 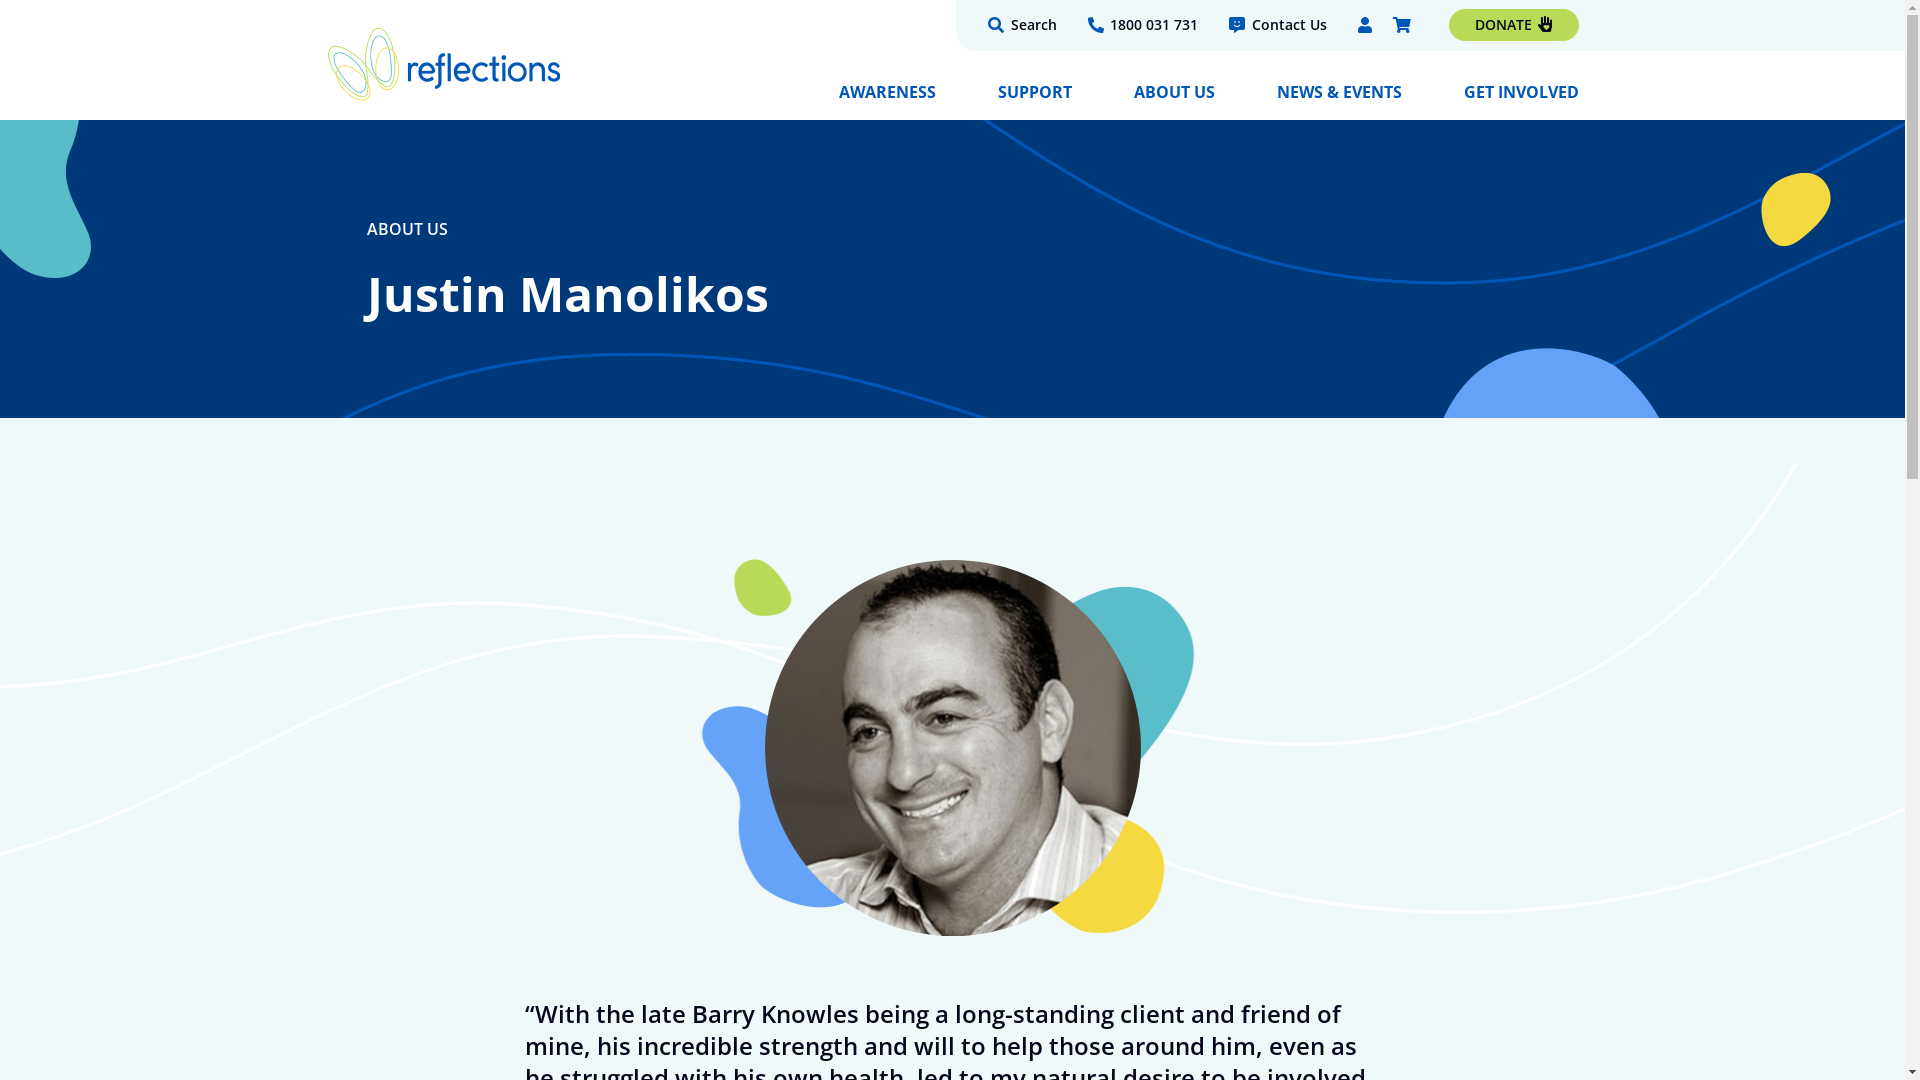 I want to click on 'NEWS & EVENTS', so click(x=1275, y=100).